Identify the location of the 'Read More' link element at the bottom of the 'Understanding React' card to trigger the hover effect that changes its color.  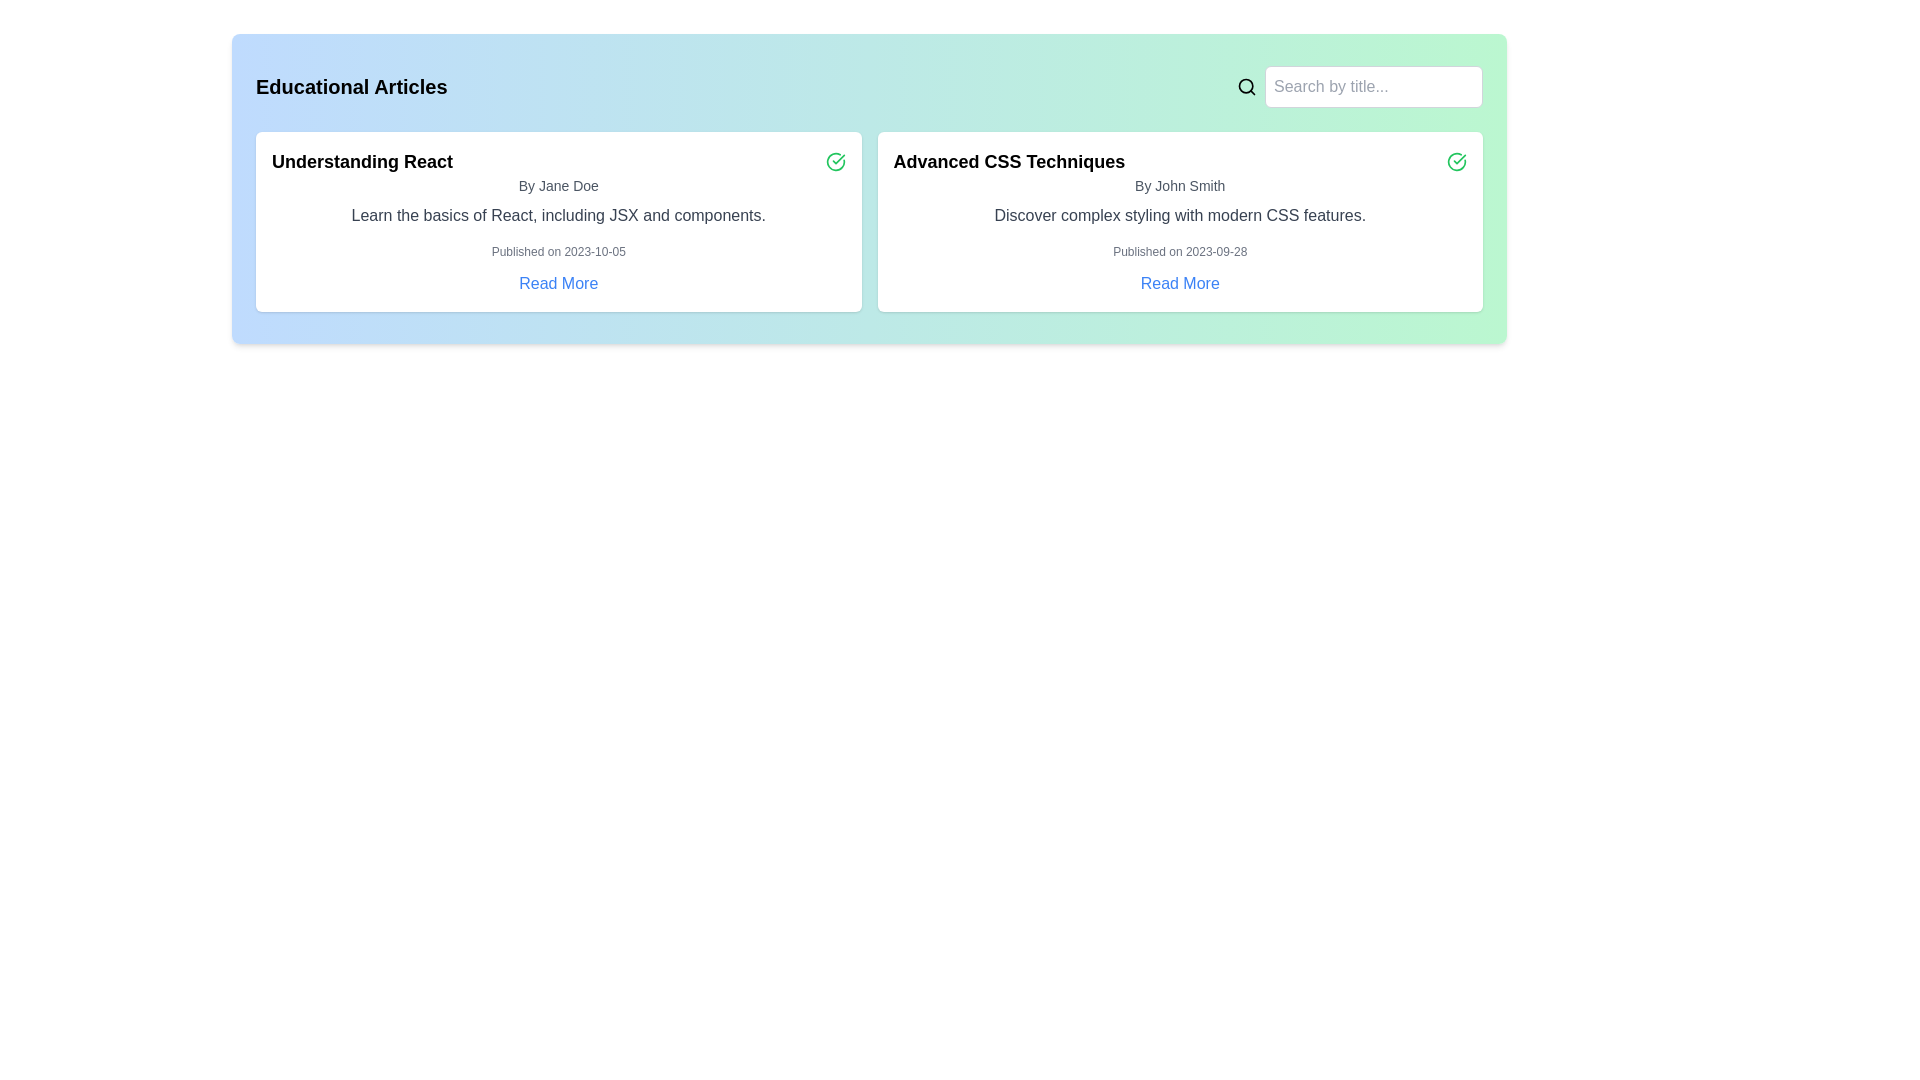
(558, 284).